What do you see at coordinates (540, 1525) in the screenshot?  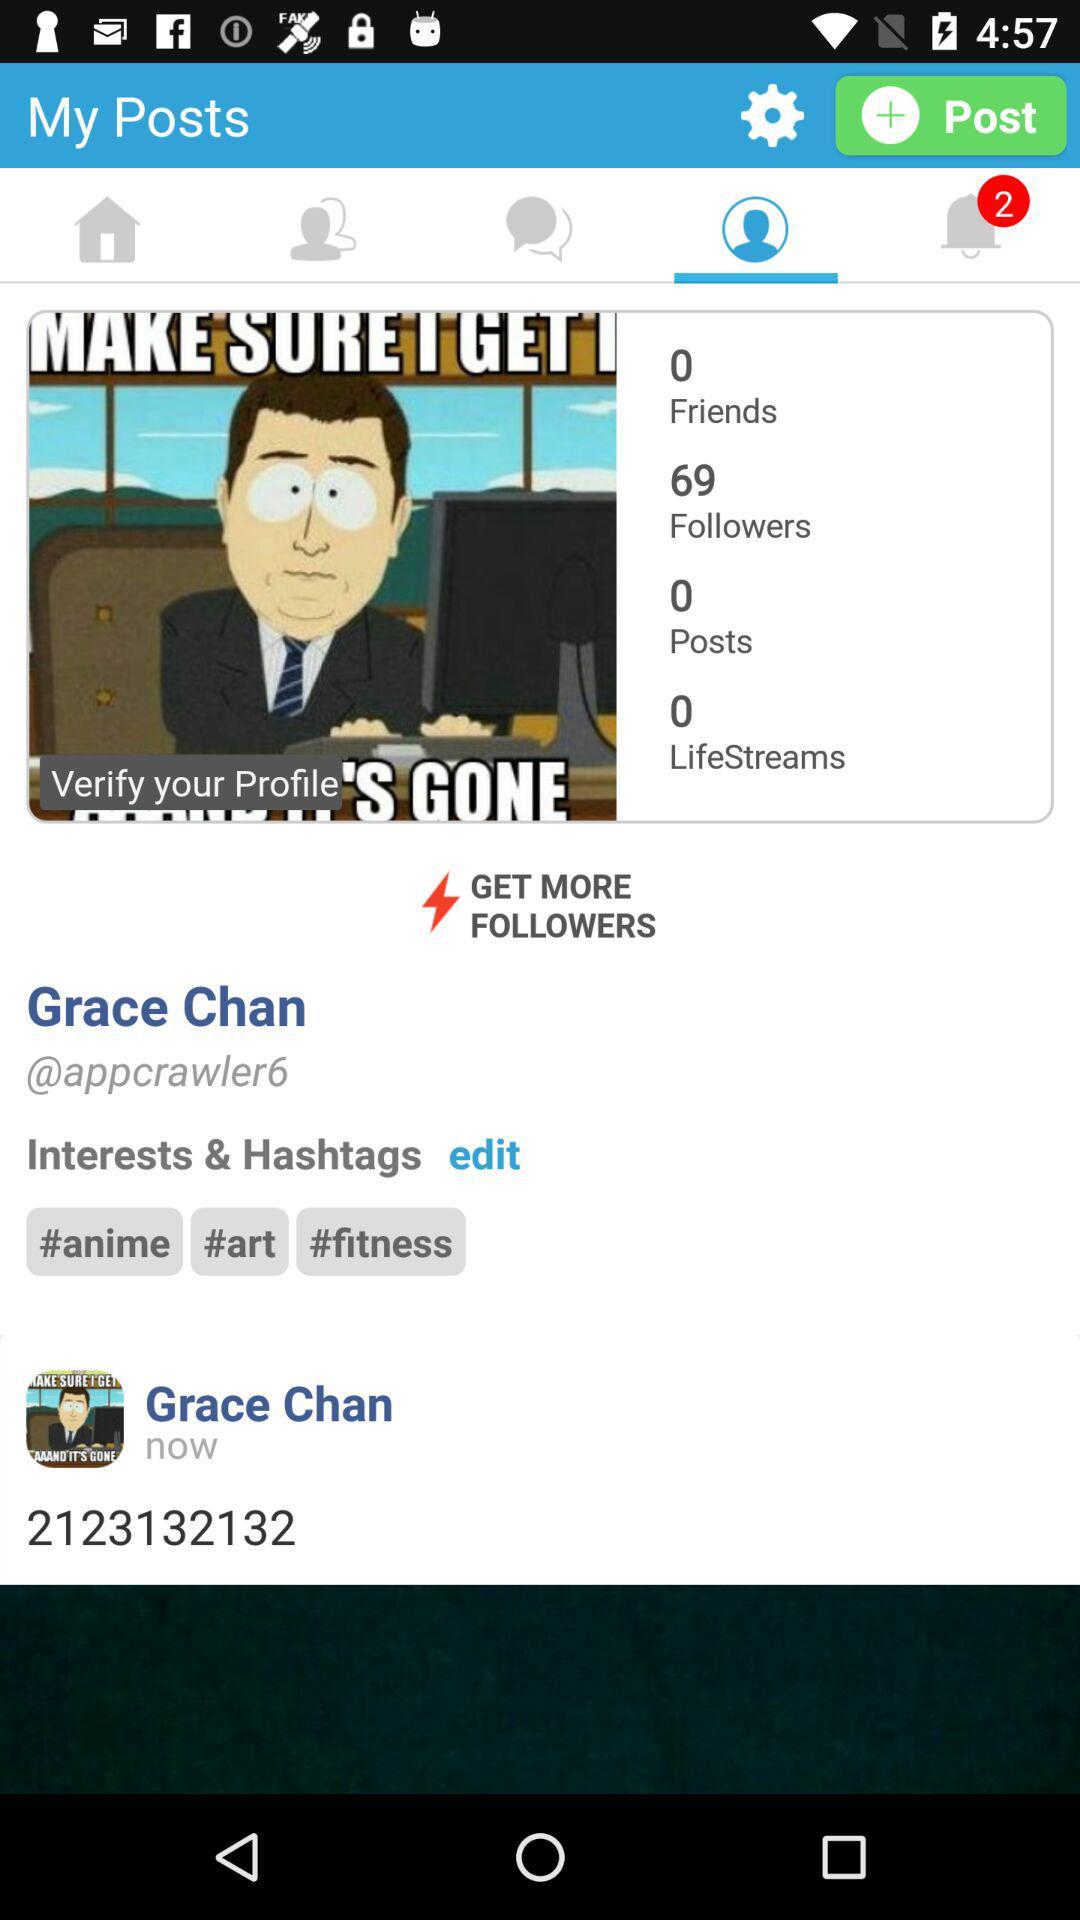 I see `the number from the bottom of the screen` at bounding box center [540, 1525].